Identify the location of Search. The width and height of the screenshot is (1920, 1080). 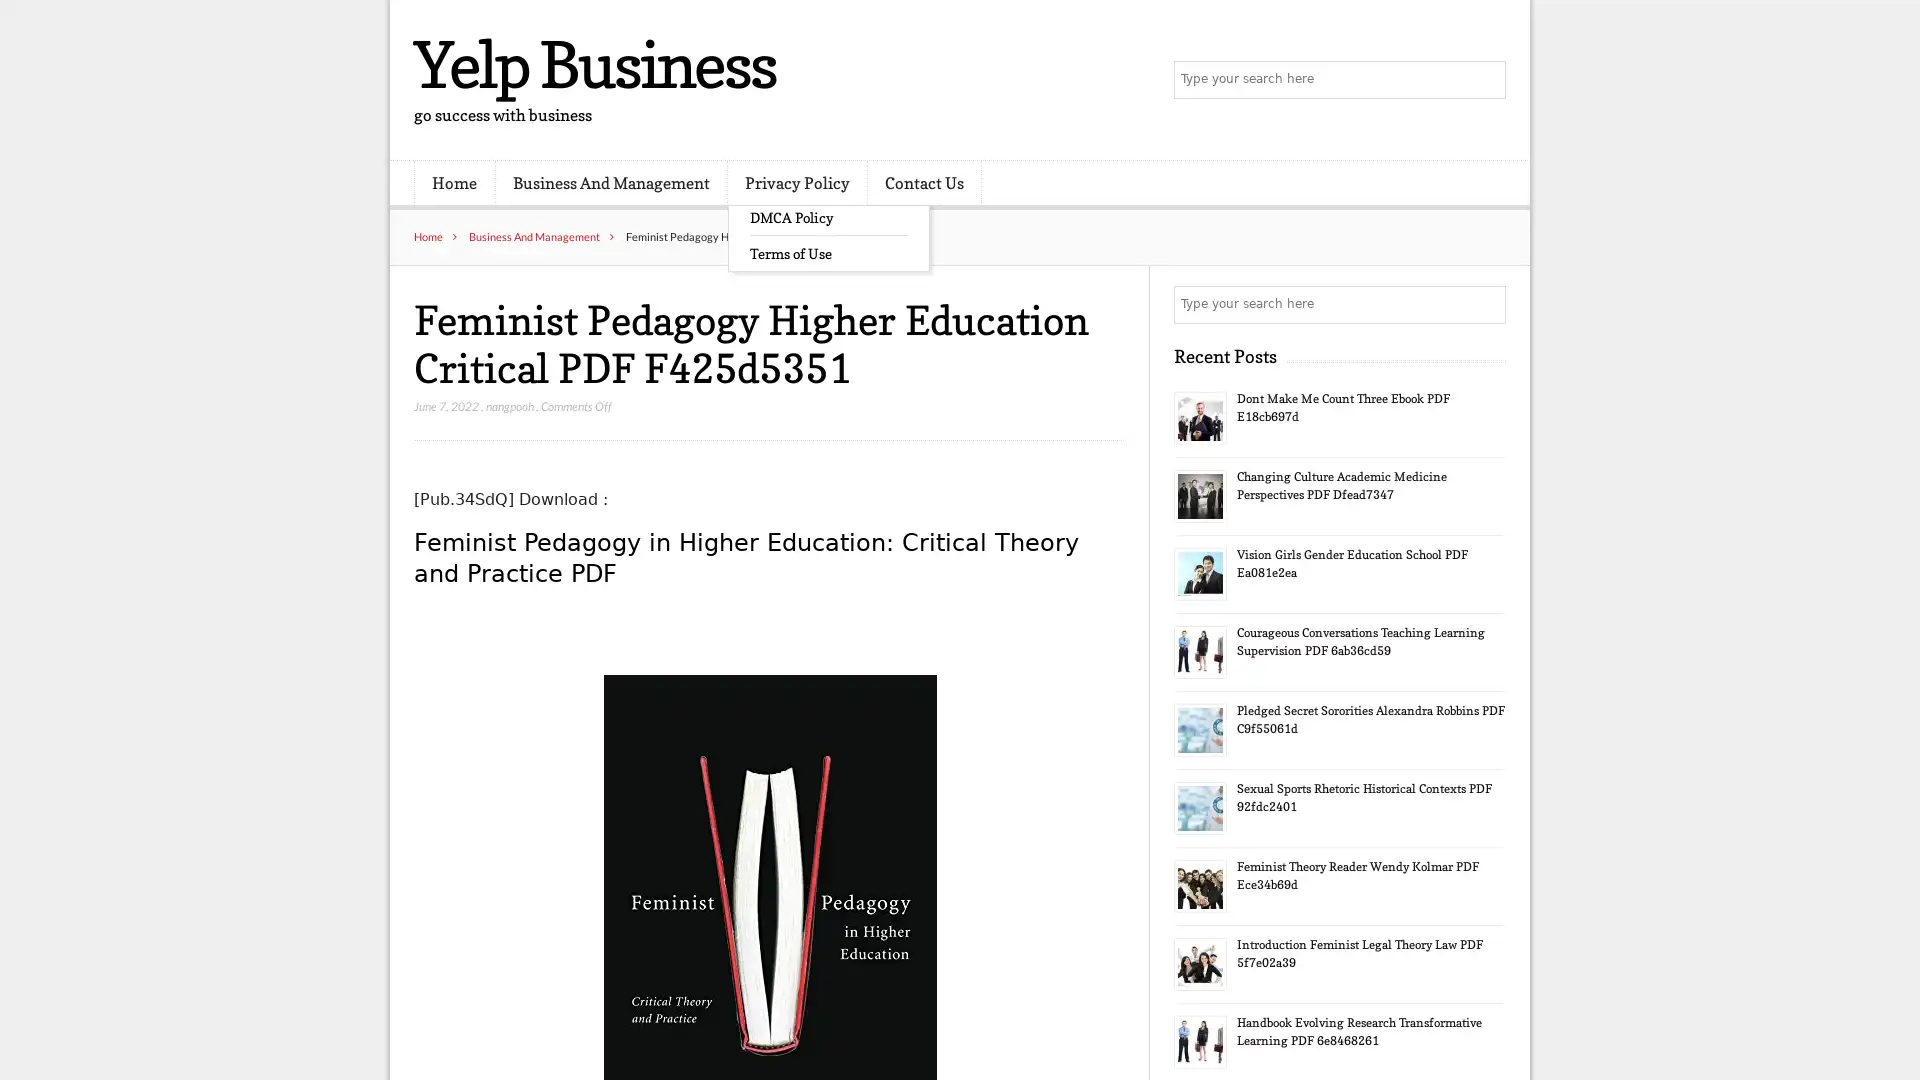
(1485, 304).